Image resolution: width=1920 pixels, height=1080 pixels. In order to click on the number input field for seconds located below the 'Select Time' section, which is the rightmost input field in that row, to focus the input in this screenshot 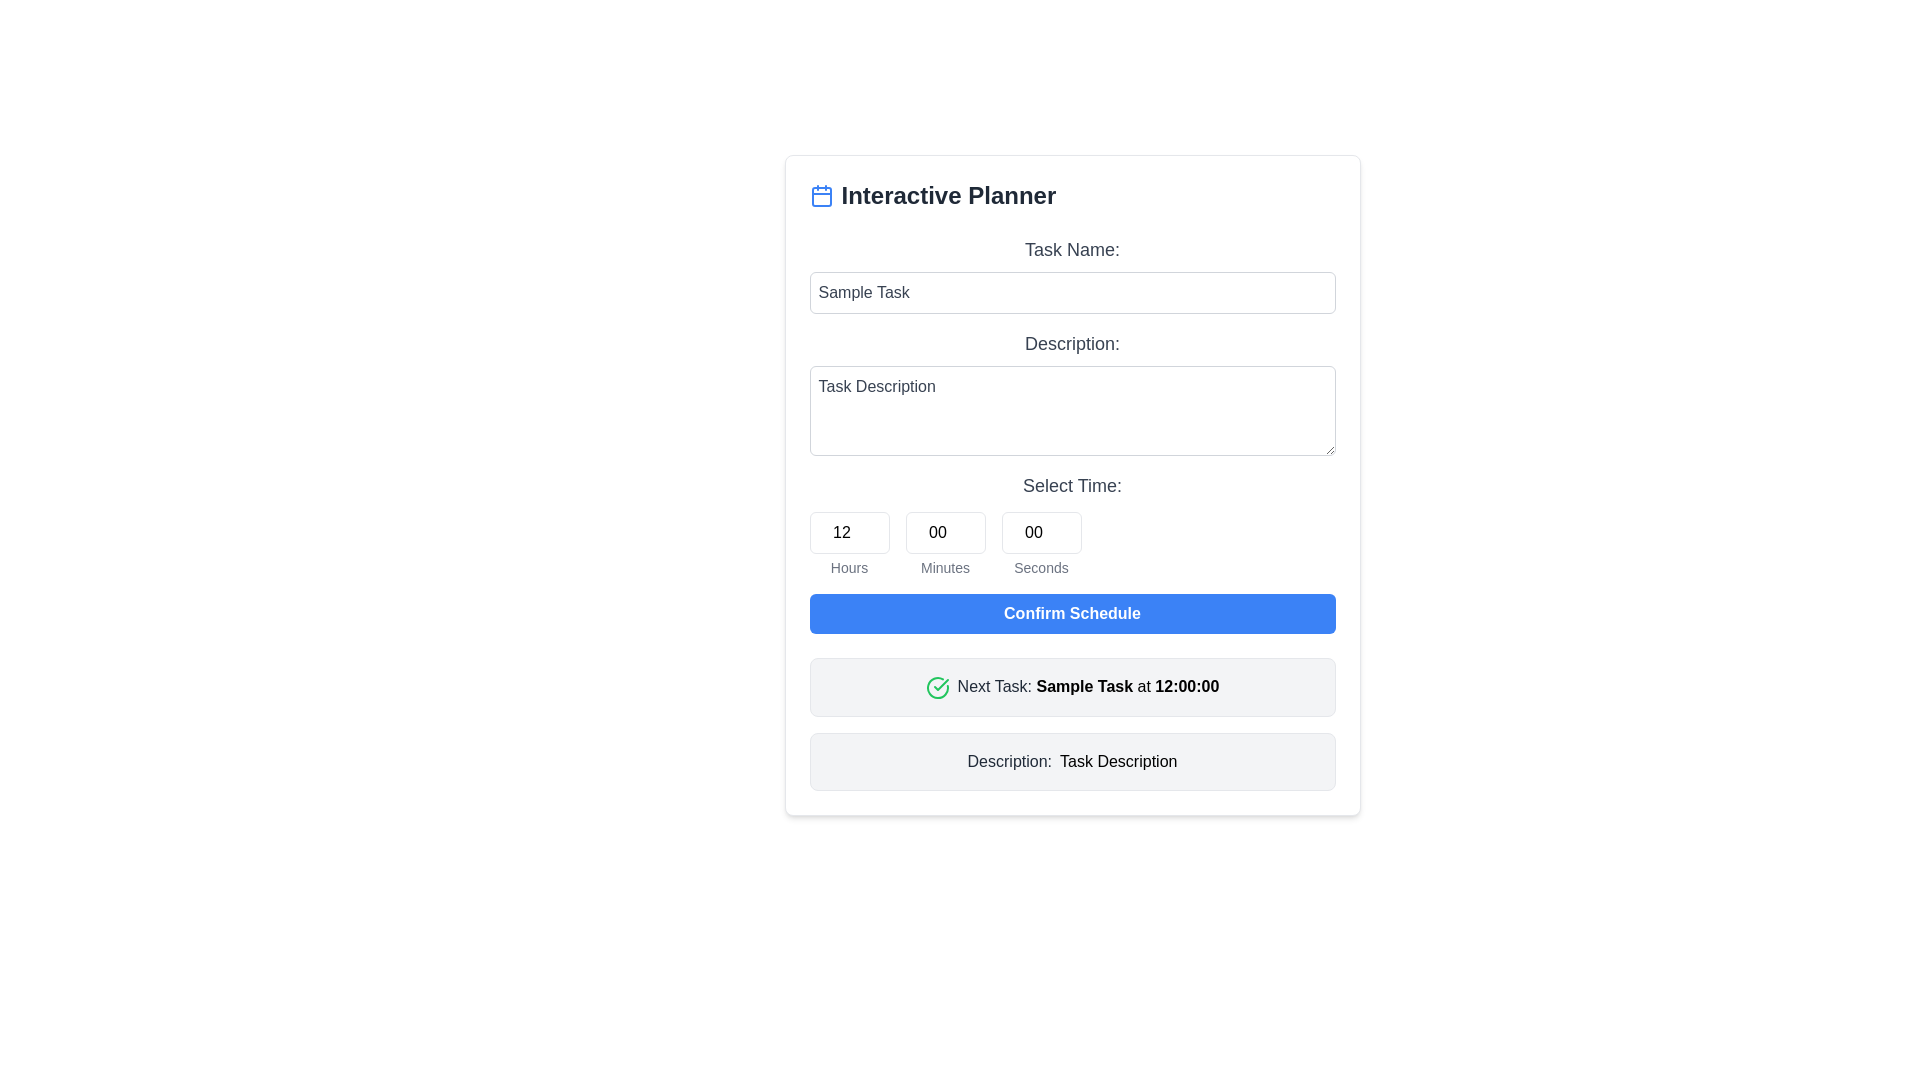, I will do `click(1040, 531)`.